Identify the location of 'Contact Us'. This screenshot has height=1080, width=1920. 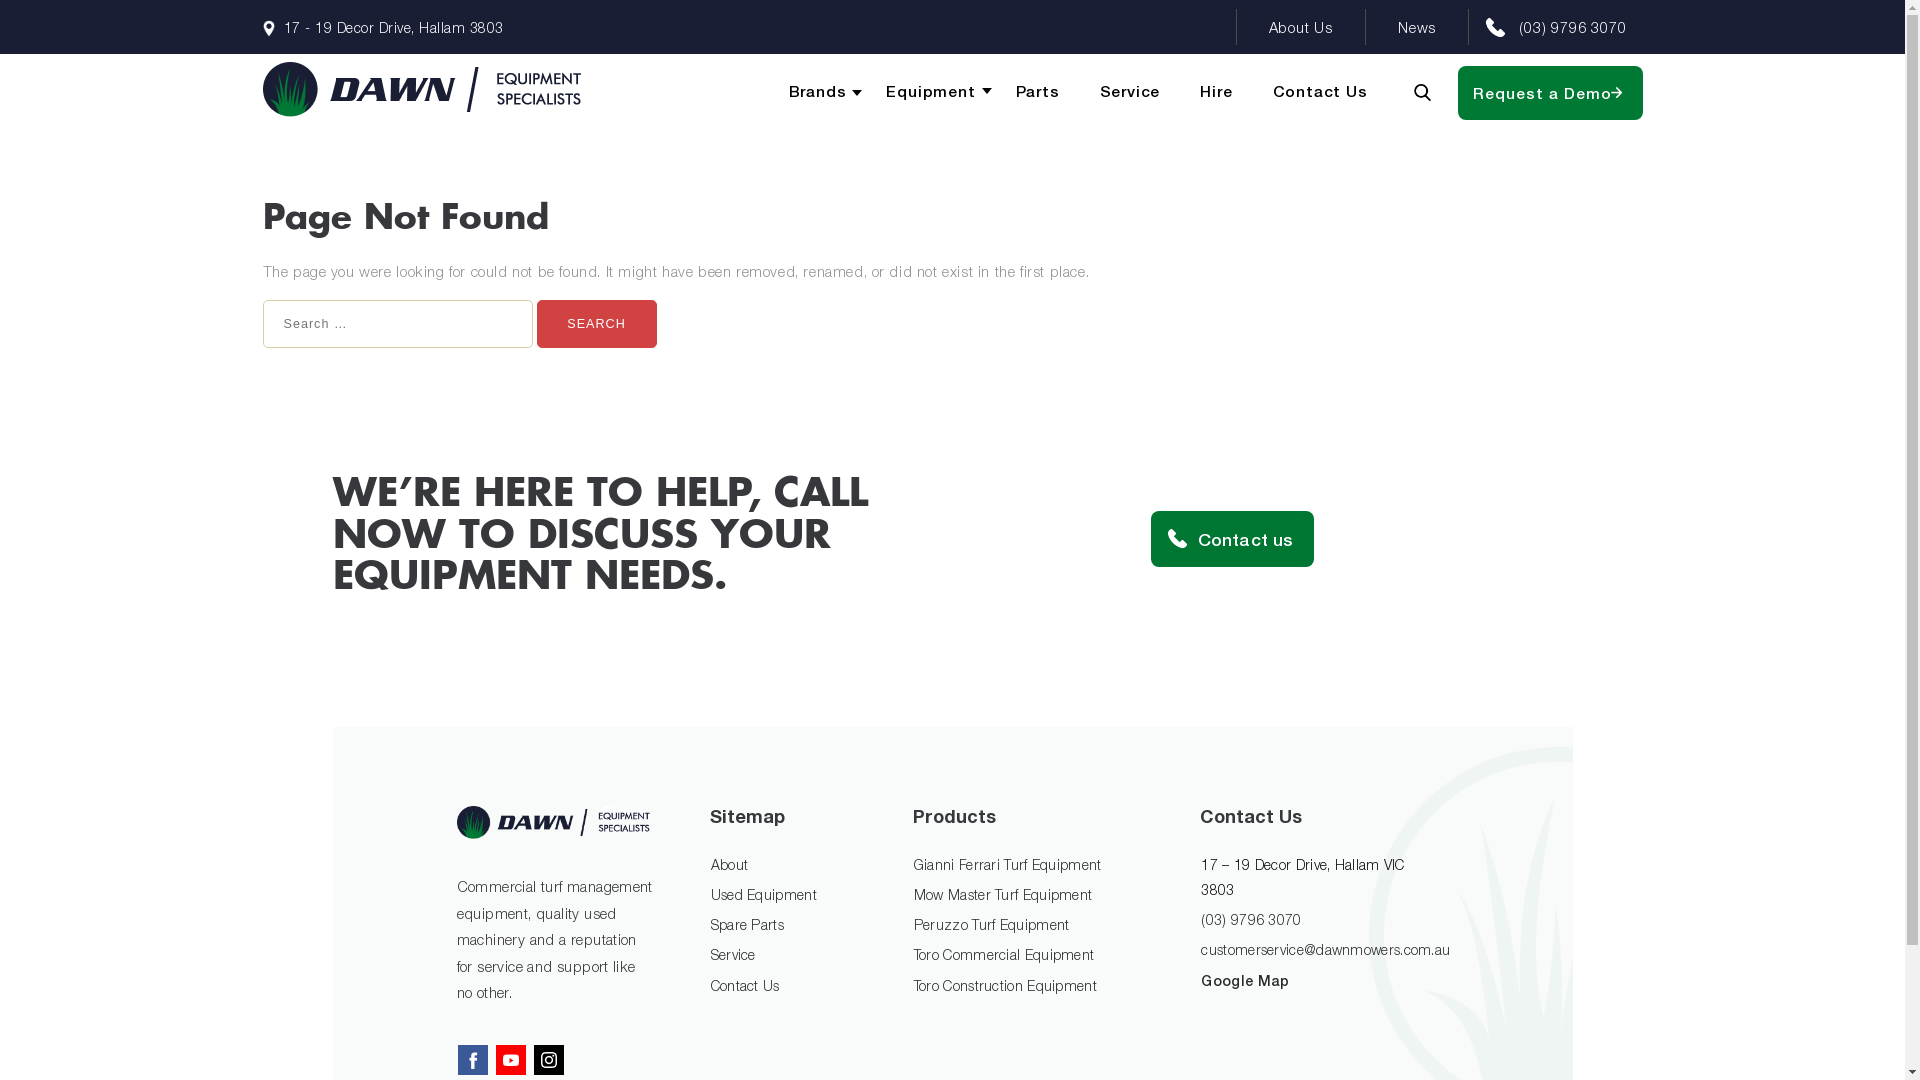
(710, 984).